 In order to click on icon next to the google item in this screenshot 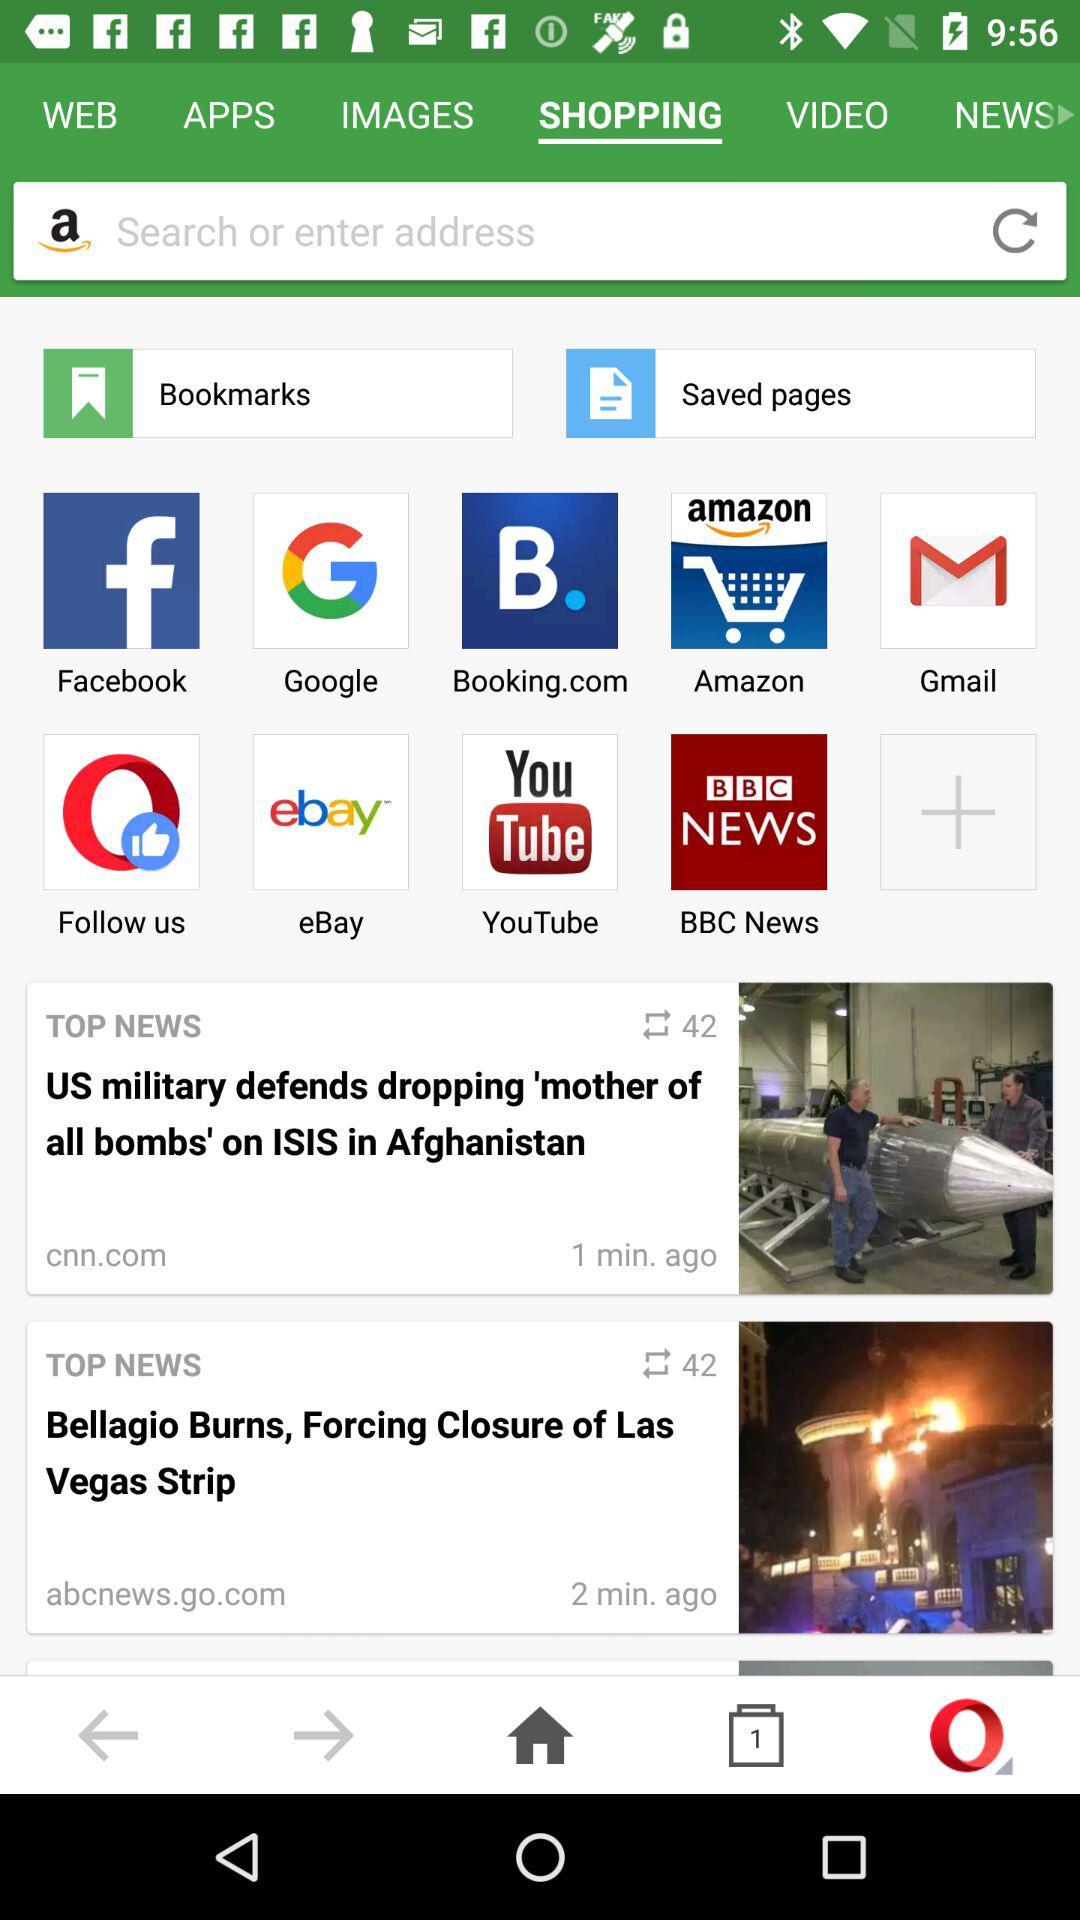, I will do `click(540, 828)`.